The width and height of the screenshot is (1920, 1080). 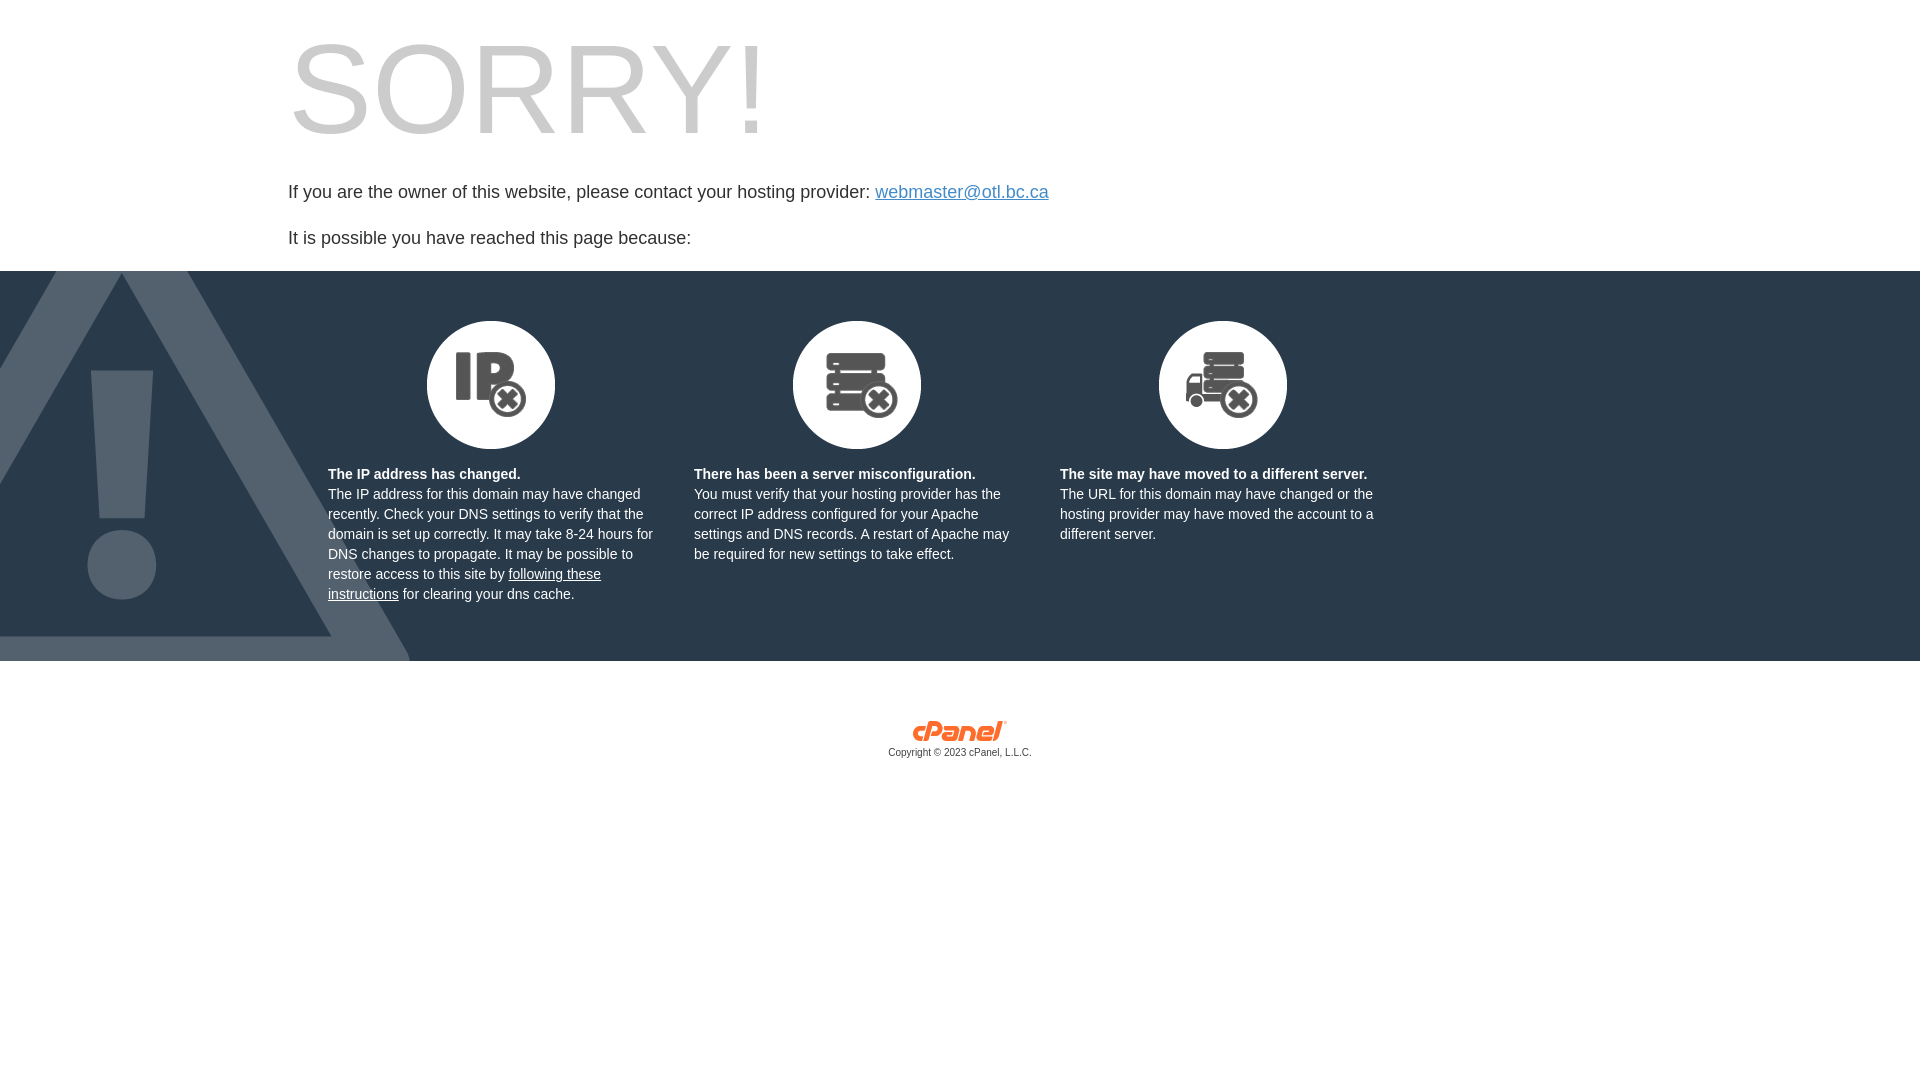 I want to click on 'webmaster@otl.bc.ca', so click(x=961, y=192).